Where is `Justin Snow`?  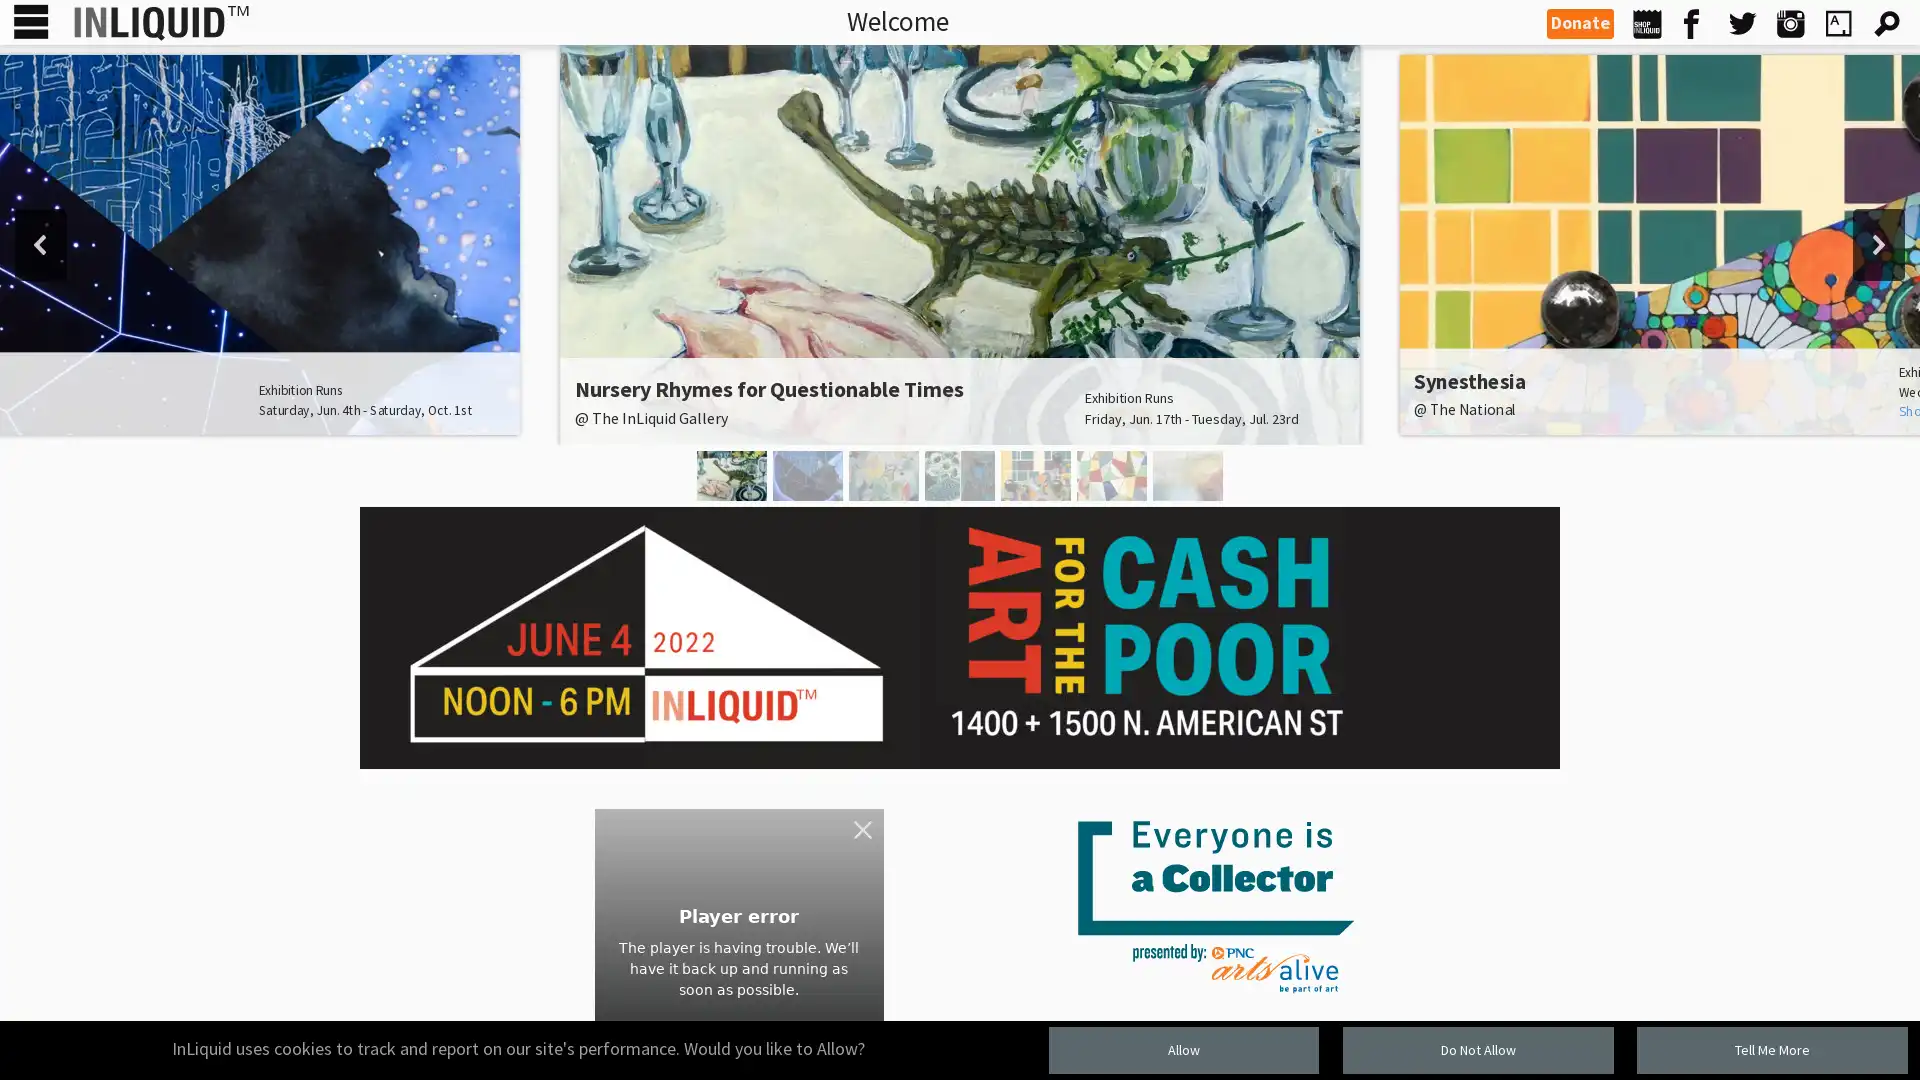 Justin Snow is located at coordinates (1187, 475).